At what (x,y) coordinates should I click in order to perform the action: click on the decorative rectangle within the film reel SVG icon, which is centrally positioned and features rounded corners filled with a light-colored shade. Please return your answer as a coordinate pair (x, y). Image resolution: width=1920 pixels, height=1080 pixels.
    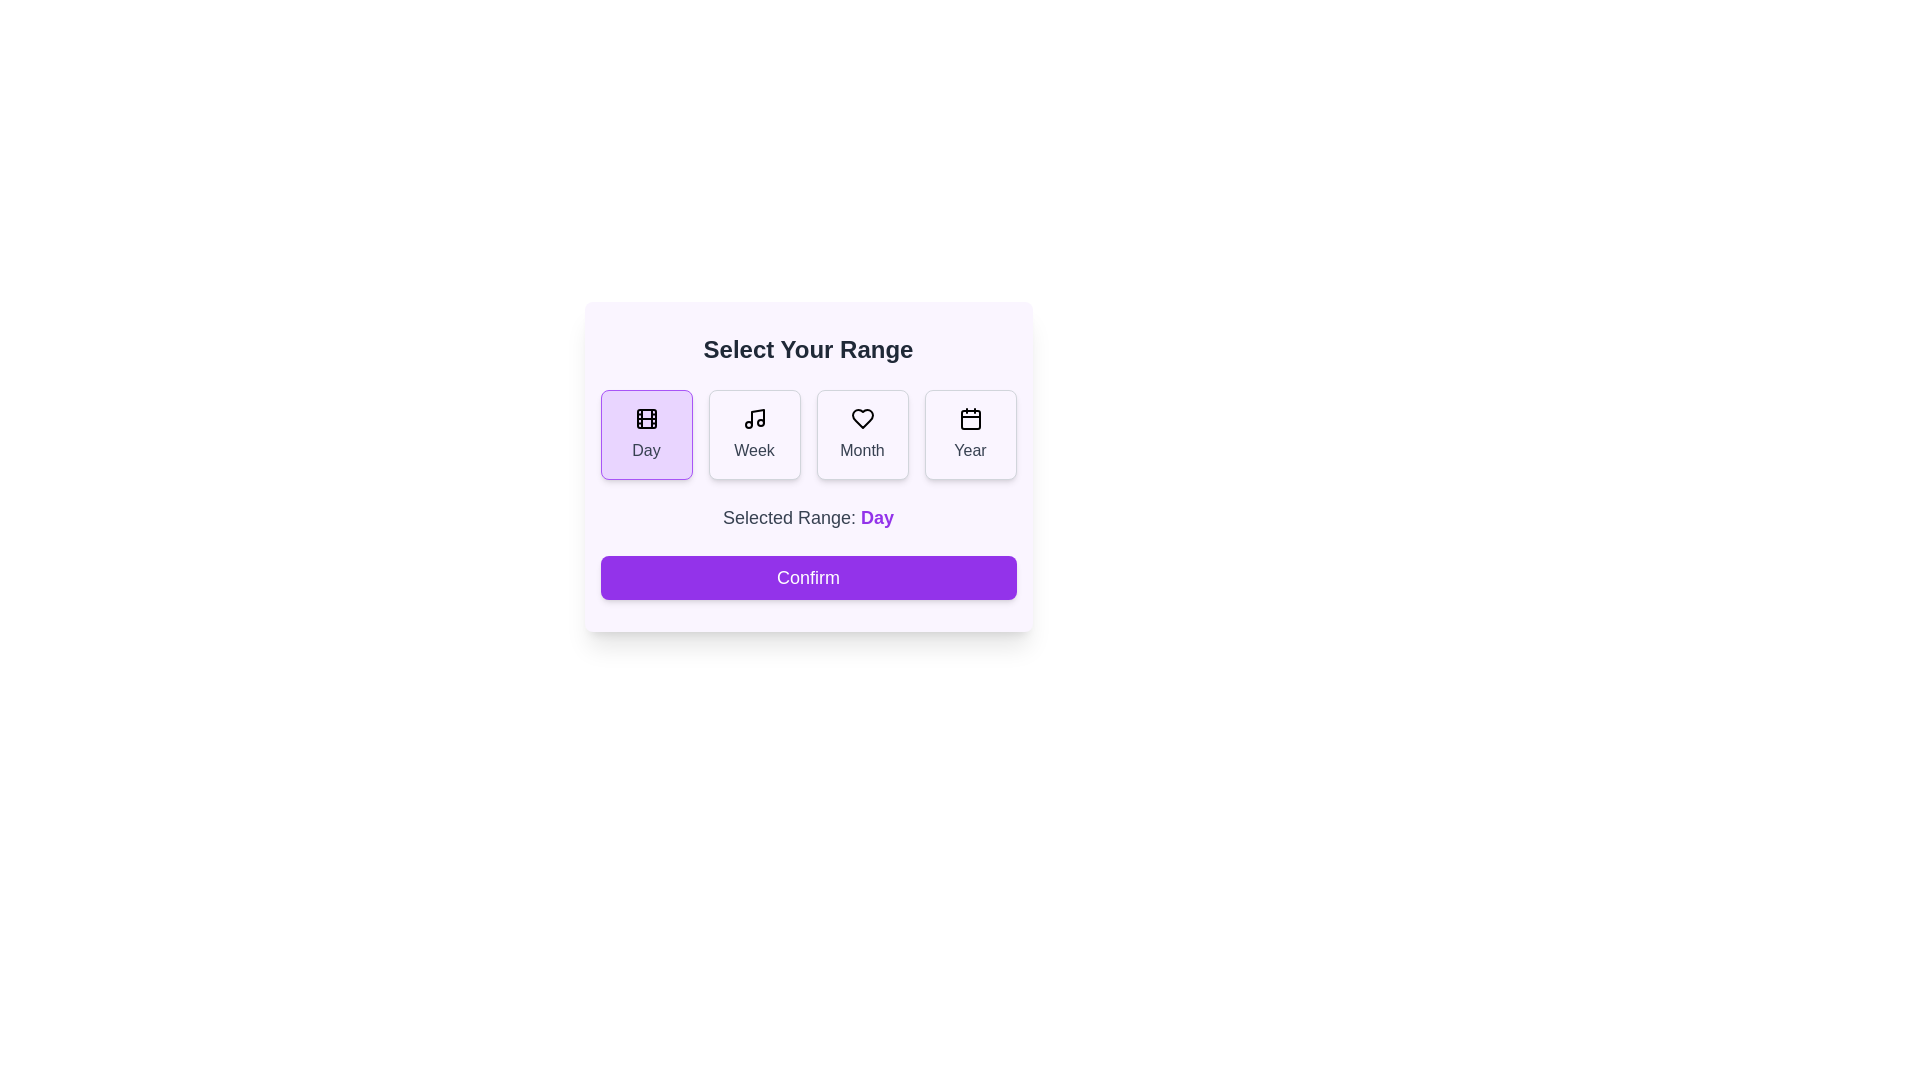
    Looking at the image, I should click on (646, 418).